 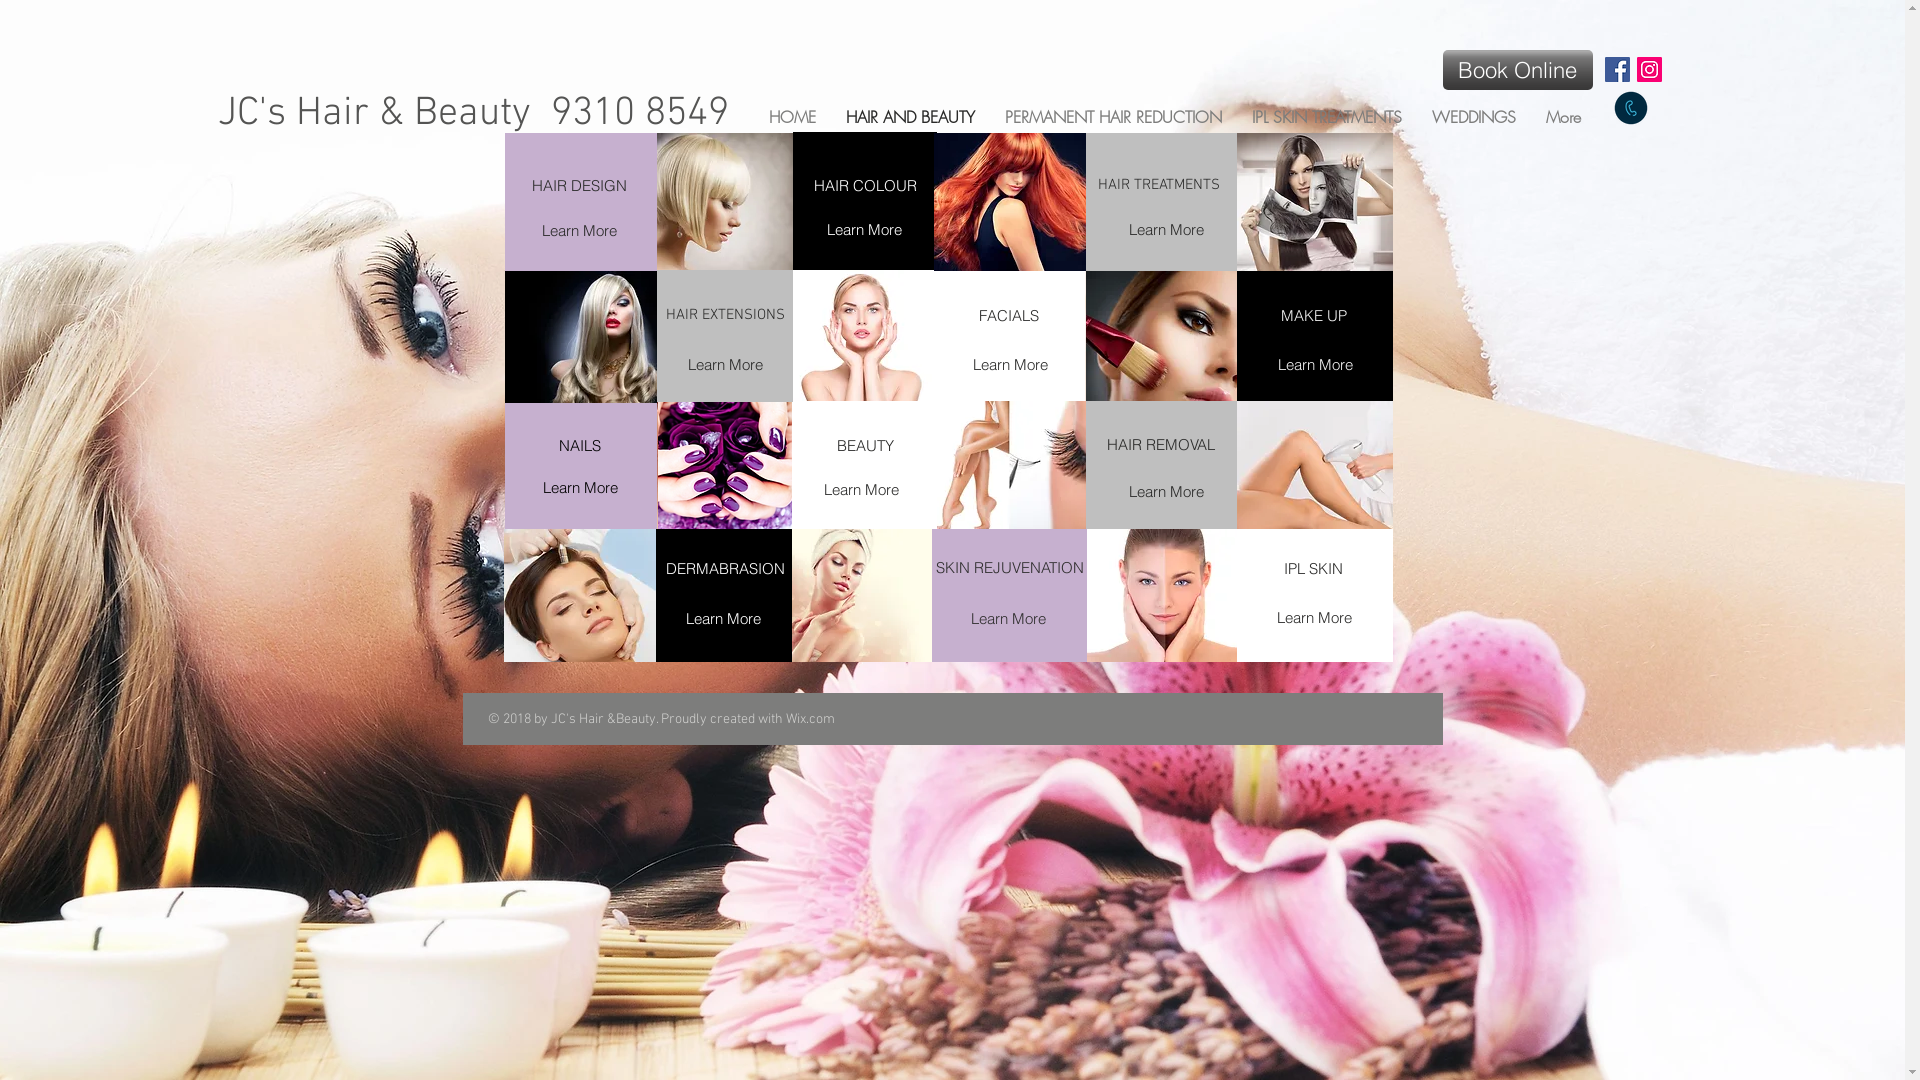 What do you see at coordinates (908, 115) in the screenshot?
I see `'HAIR AND BEAUTY'` at bounding box center [908, 115].